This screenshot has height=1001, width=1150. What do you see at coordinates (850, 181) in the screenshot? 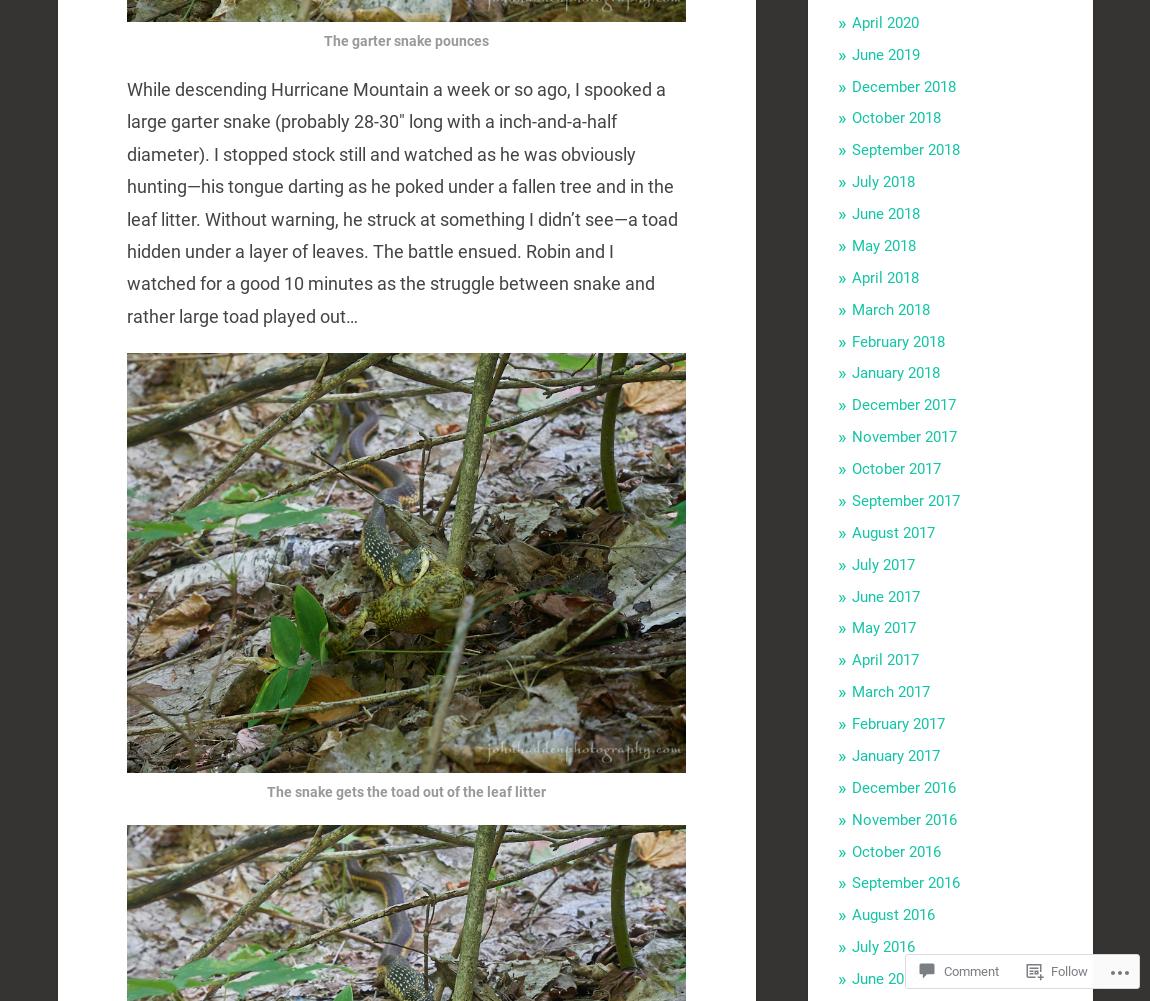
I see `'July 2018'` at bounding box center [850, 181].